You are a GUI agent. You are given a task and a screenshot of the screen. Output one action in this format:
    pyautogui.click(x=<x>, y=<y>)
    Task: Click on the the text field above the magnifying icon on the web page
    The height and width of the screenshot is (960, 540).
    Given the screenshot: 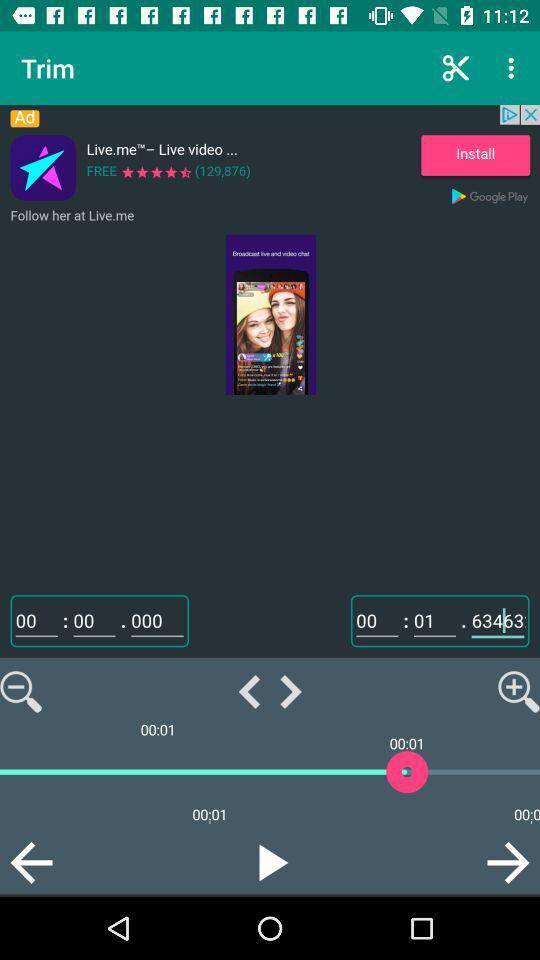 What is the action you would take?
    pyautogui.click(x=497, y=620)
    